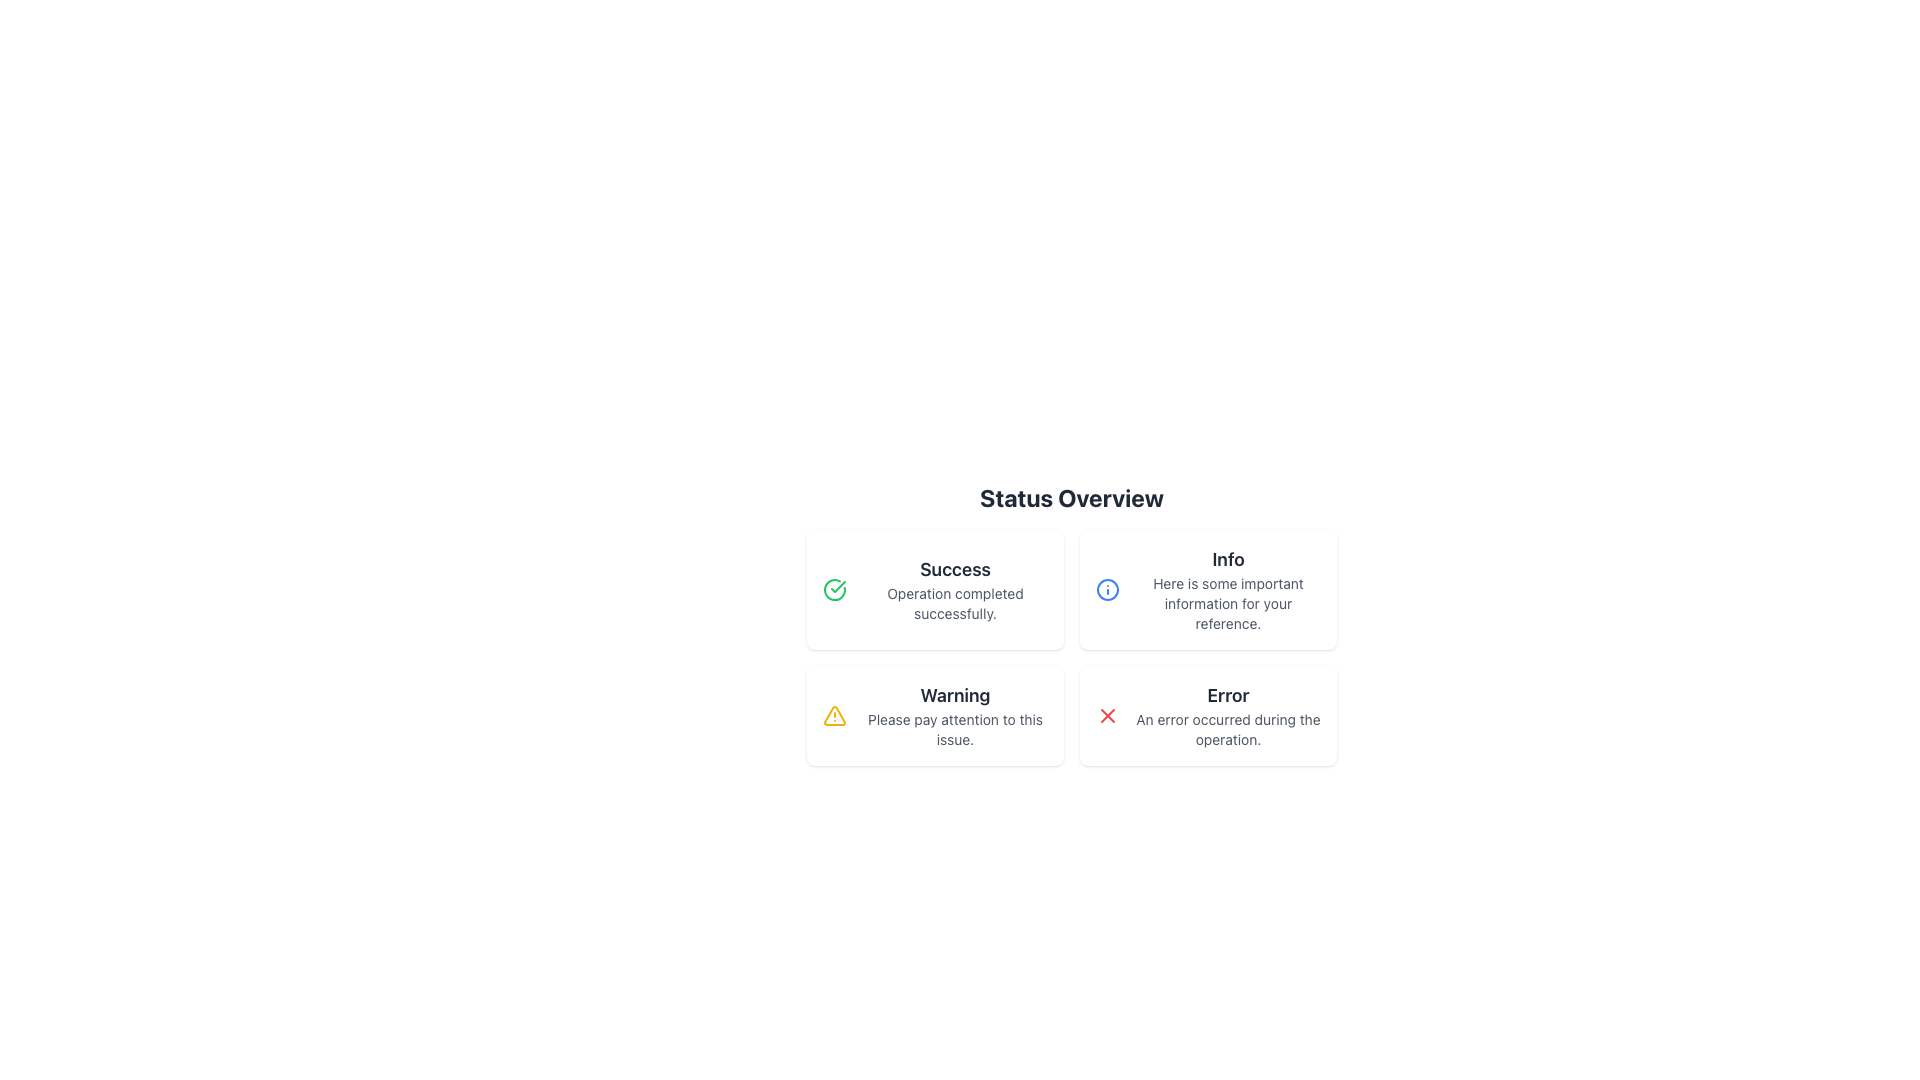  Describe the element at coordinates (1070, 648) in the screenshot. I see `Grid Layout displaying operational statuses or messages, located below the 'Status Overview' header` at that location.